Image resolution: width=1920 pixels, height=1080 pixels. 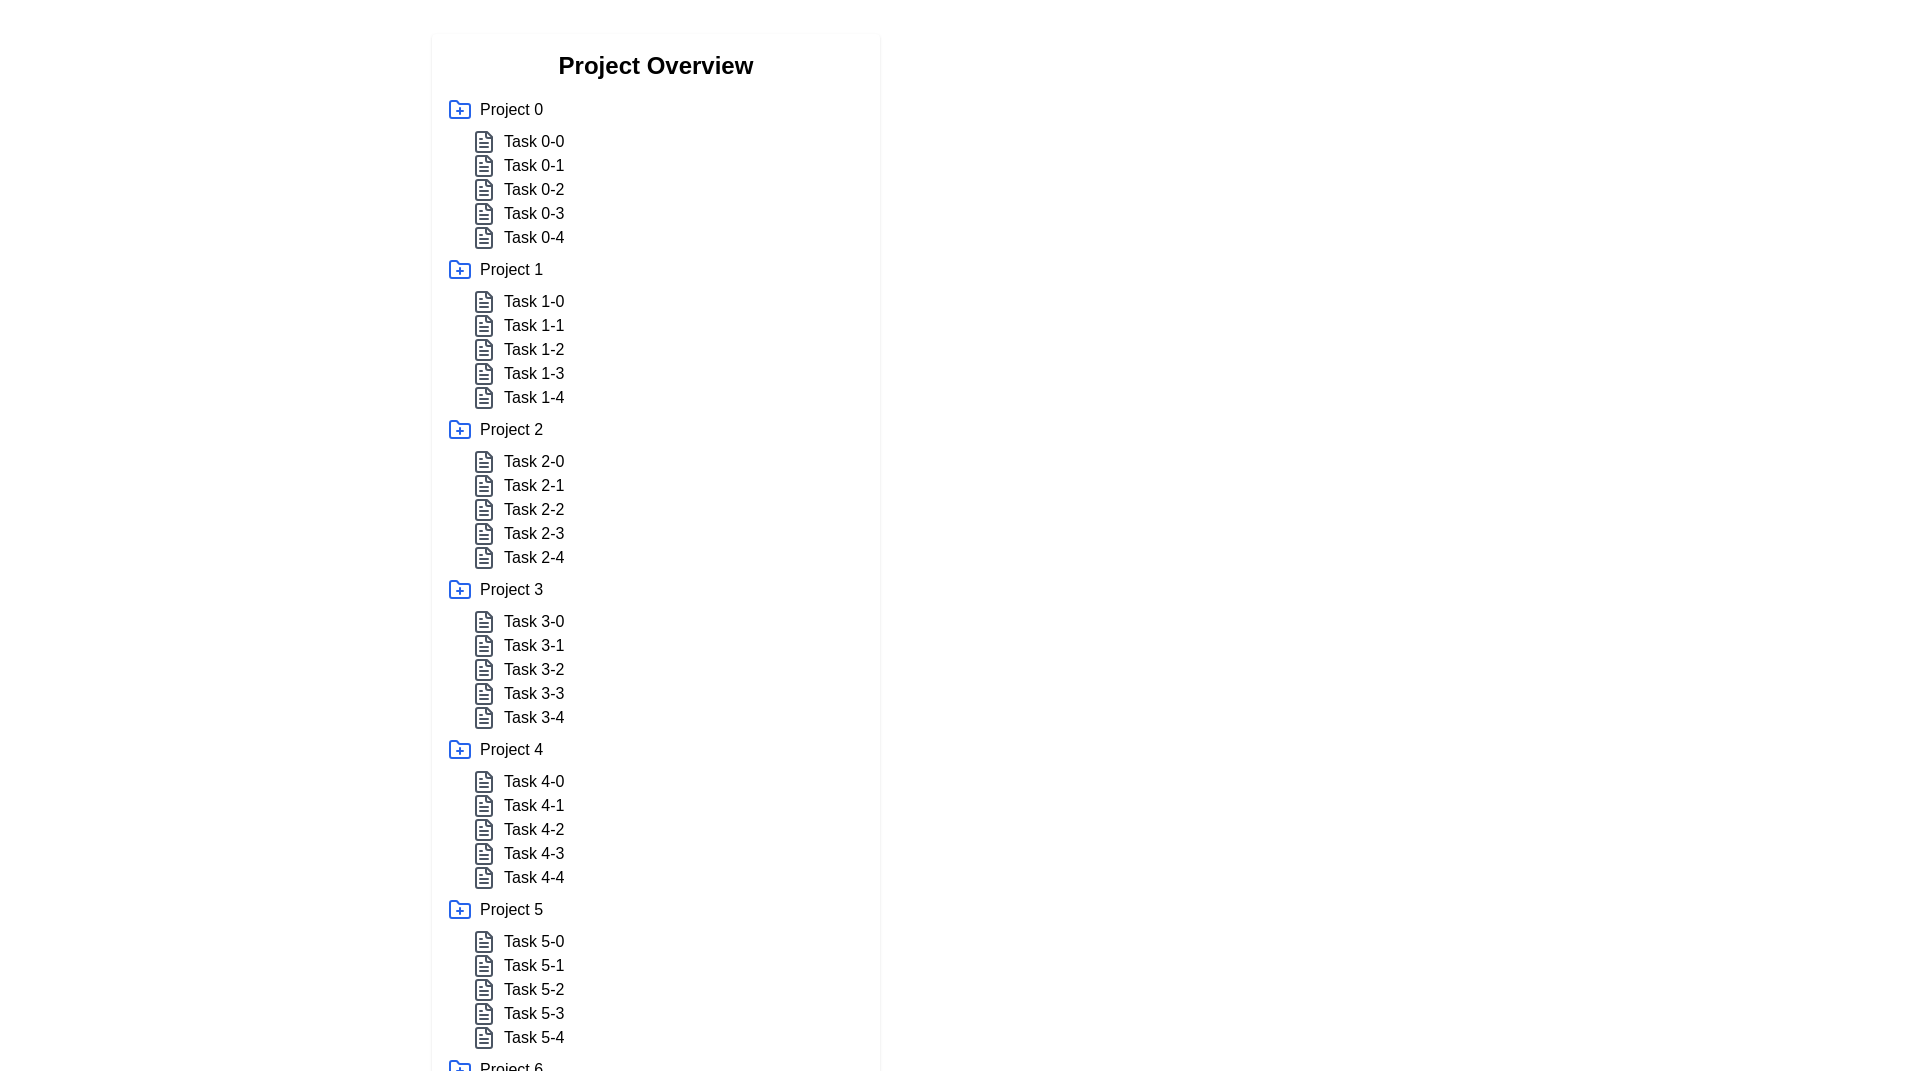 What do you see at coordinates (484, 164) in the screenshot?
I see `the document icon, which is the second icon under the 'Project 0' category, featuring a rectangular shape with a dog-eared top right corner` at bounding box center [484, 164].